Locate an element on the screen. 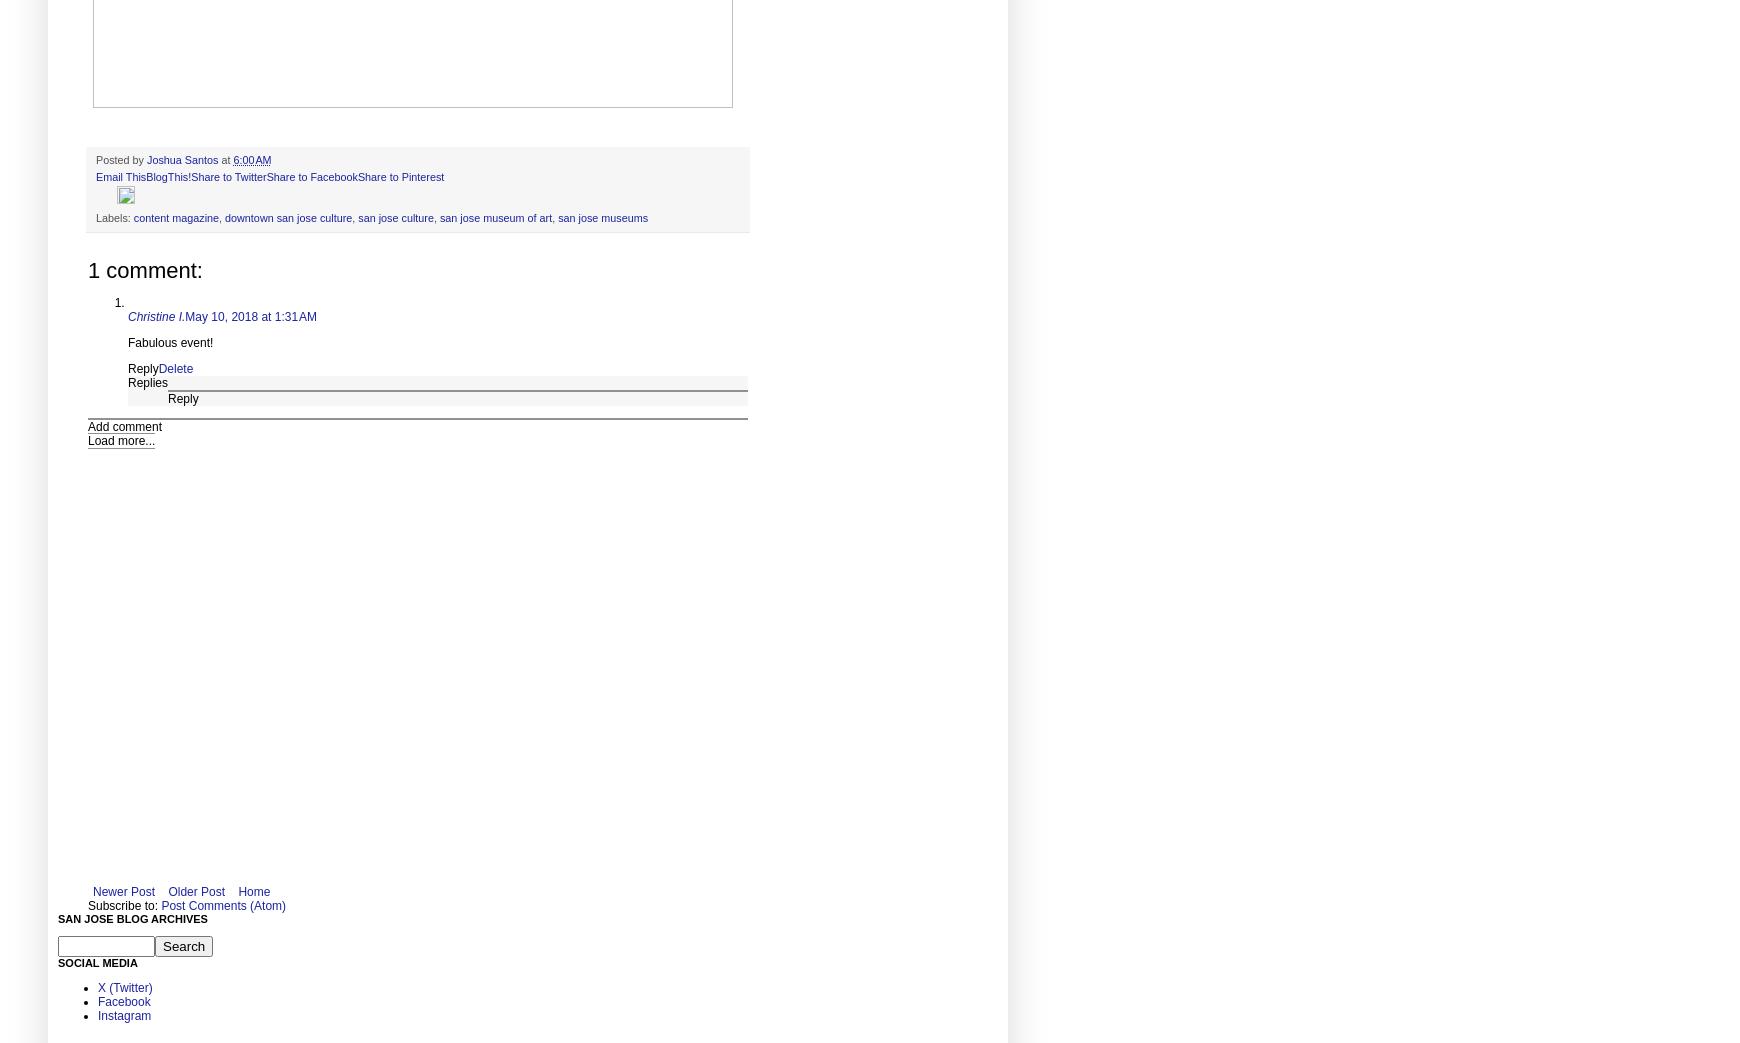  'Replies' is located at coordinates (147, 382).